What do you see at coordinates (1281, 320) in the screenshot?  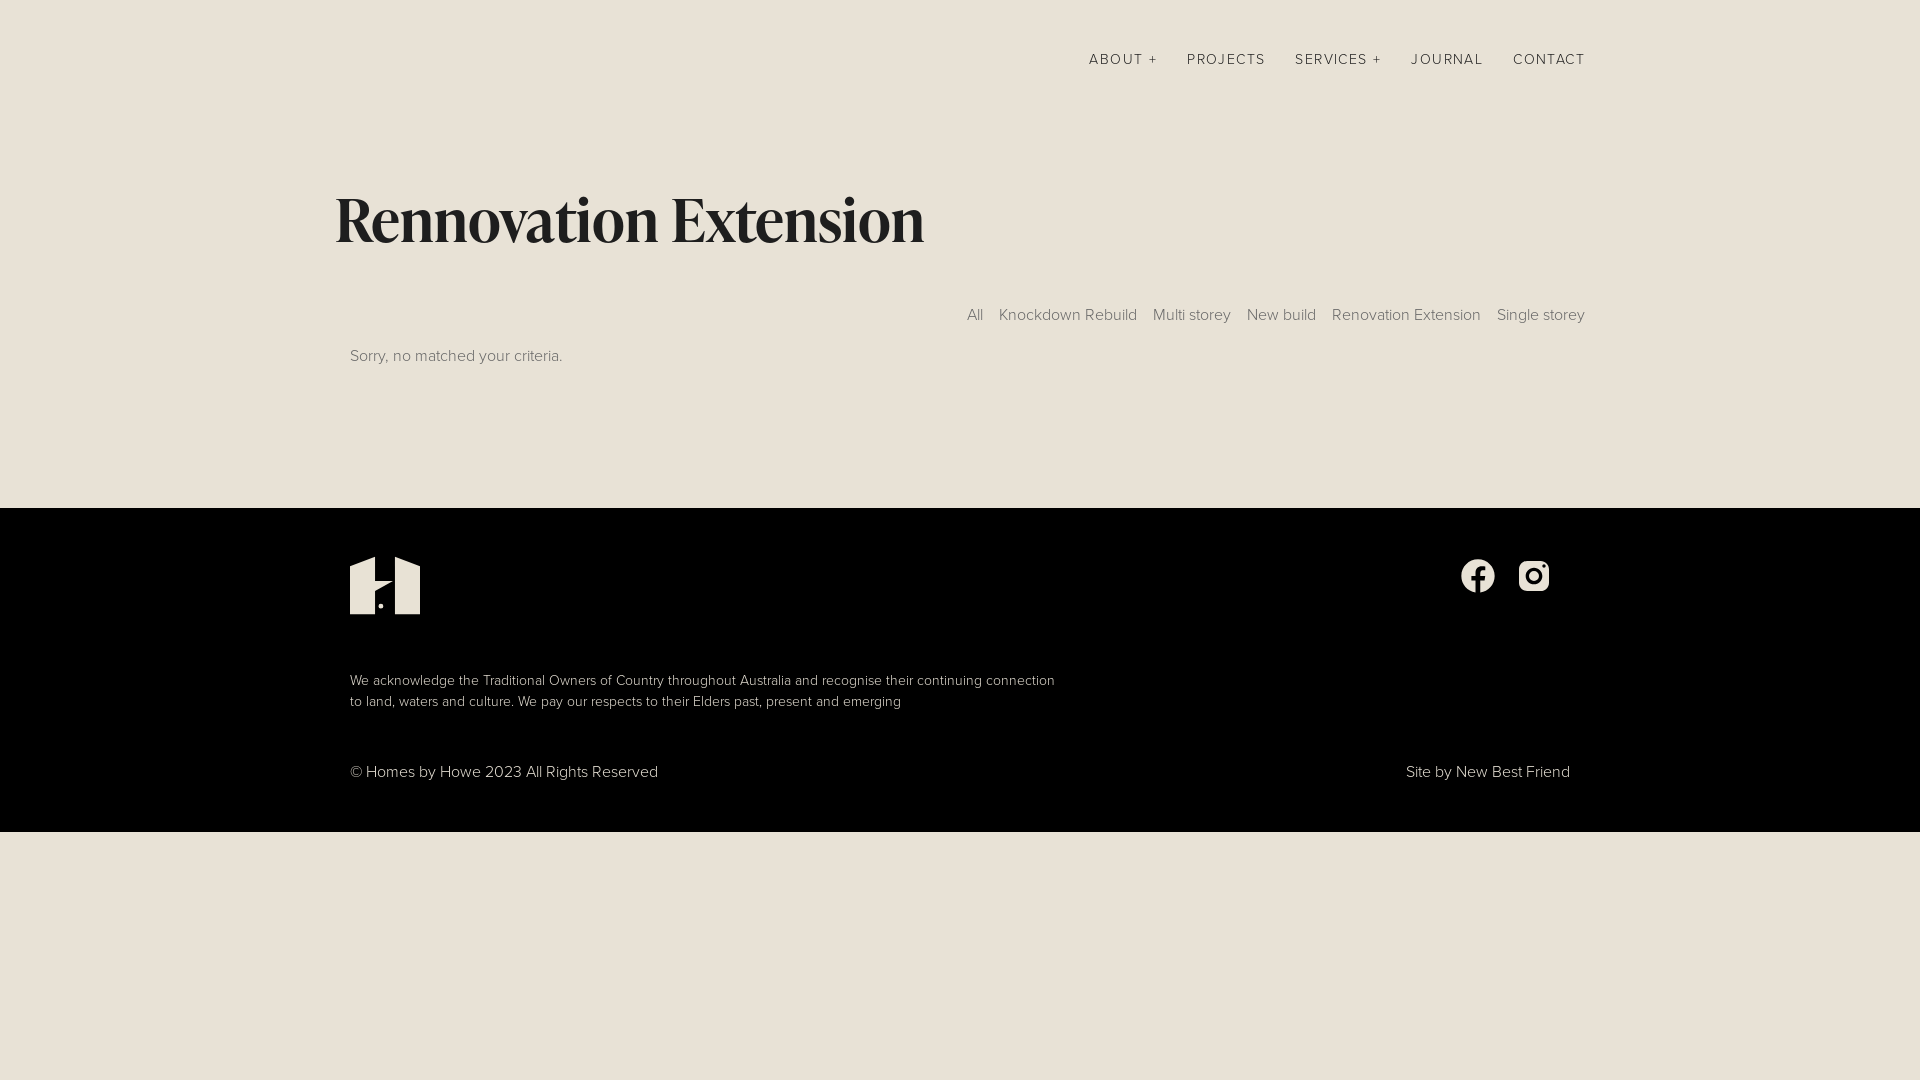 I see `'New build'` at bounding box center [1281, 320].